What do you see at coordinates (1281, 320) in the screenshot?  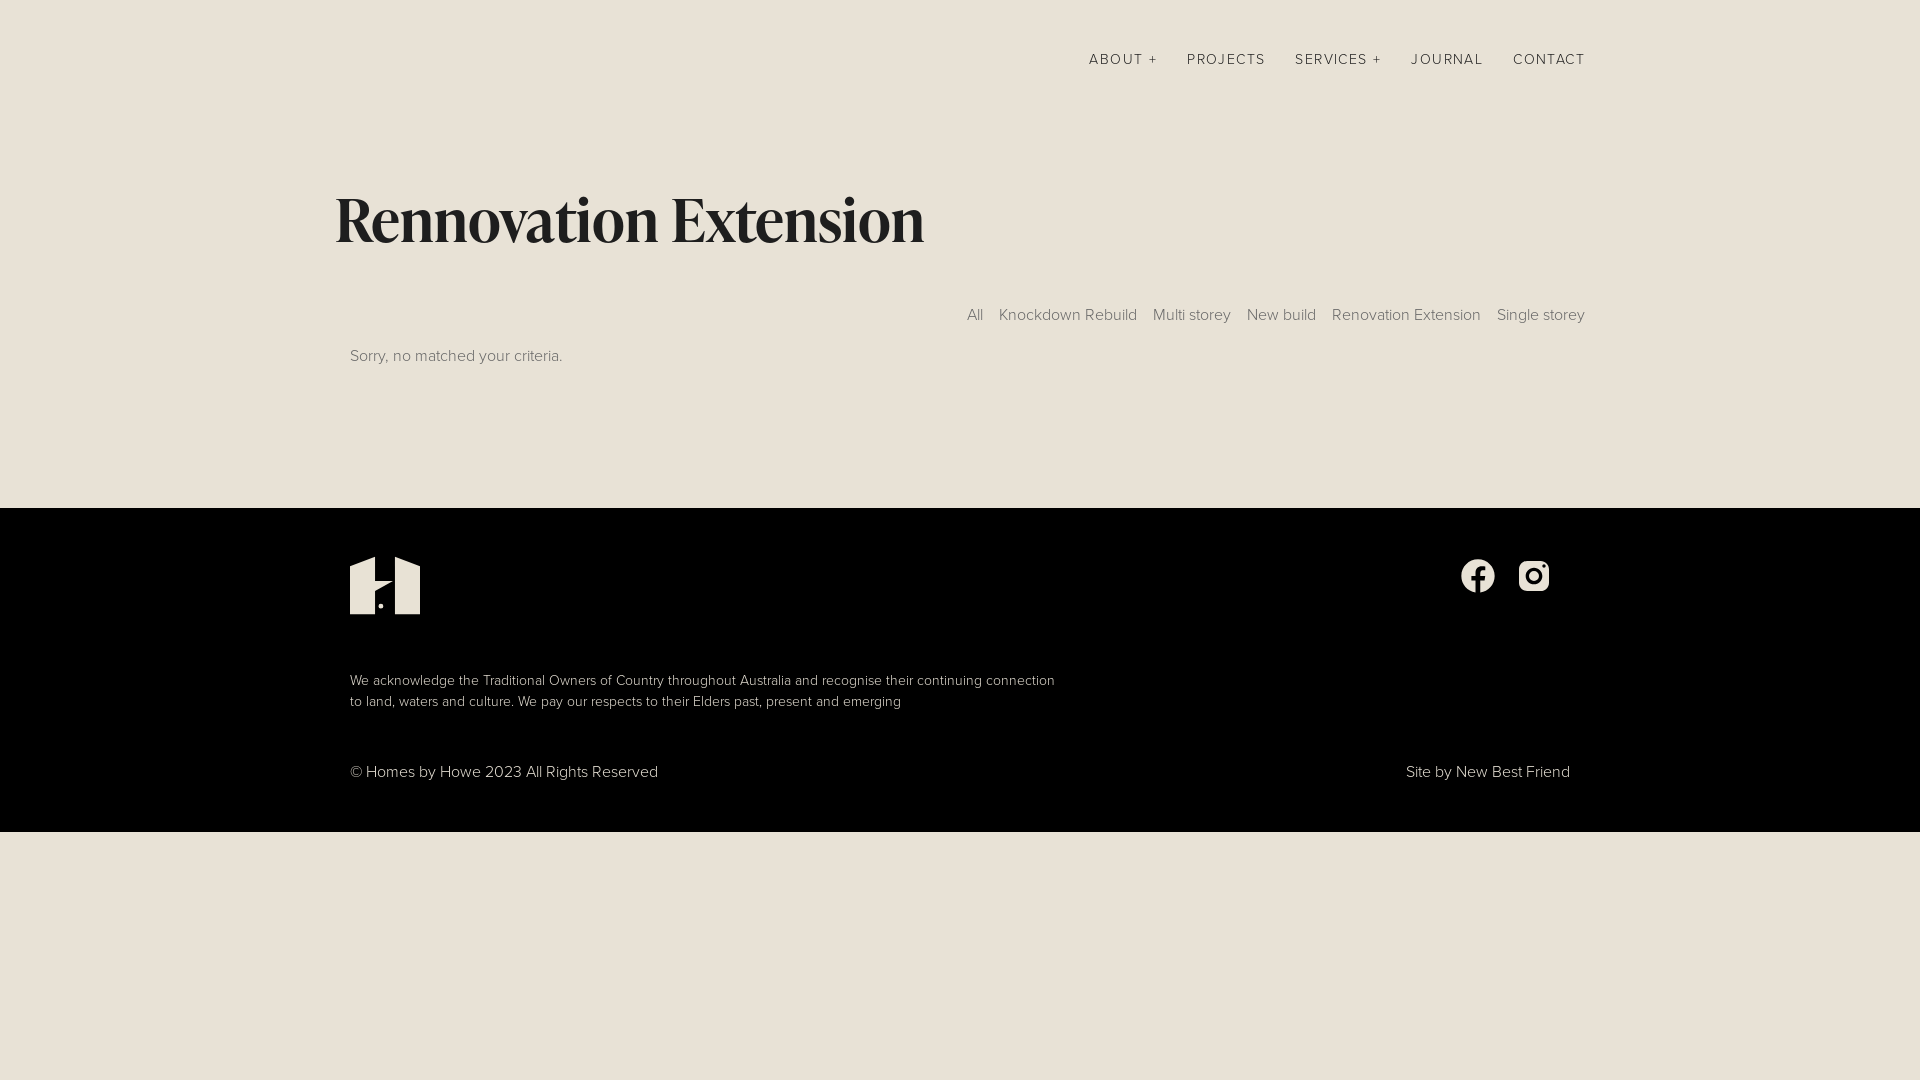 I see `'New build'` at bounding box center [1281, 320].